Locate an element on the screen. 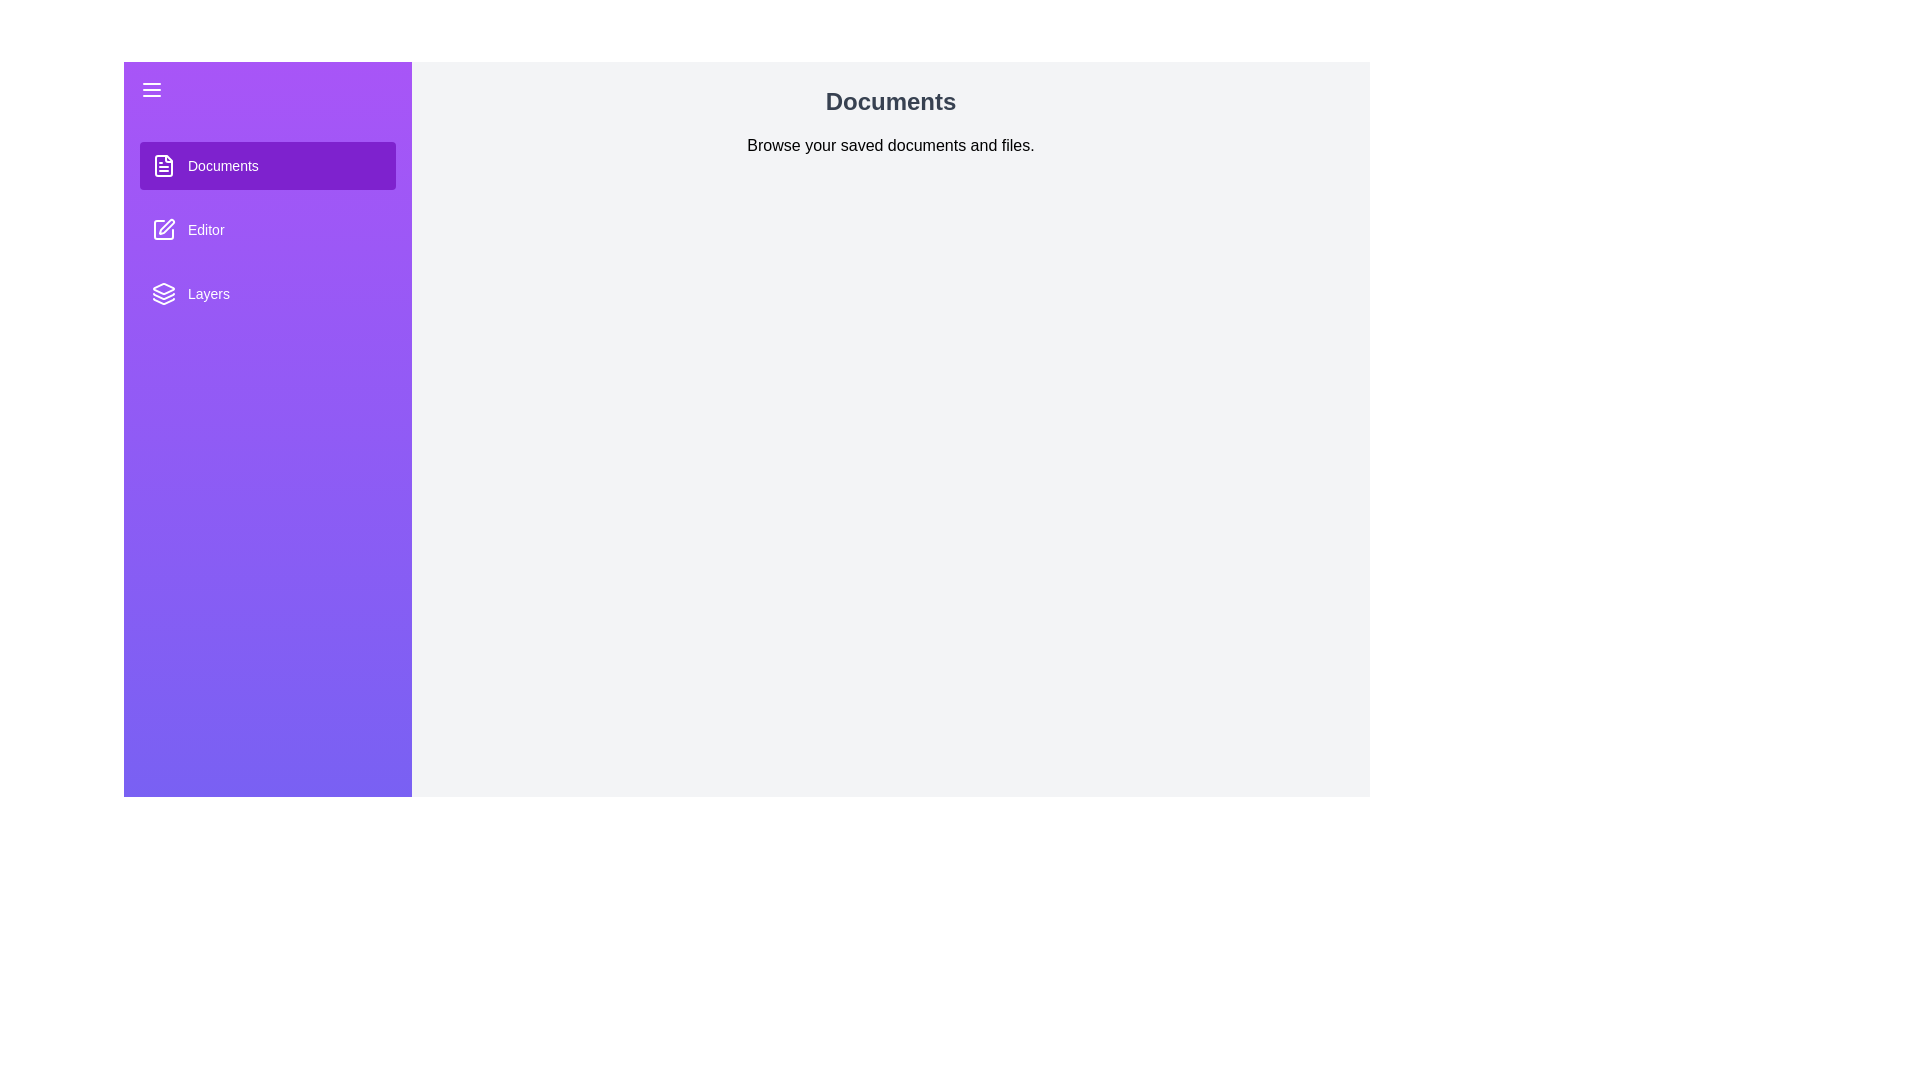 Image resolution: width=1920 pixels, height=1080 pixels. the section icon for Editor to inspect it is located at coordinates (163, 229).